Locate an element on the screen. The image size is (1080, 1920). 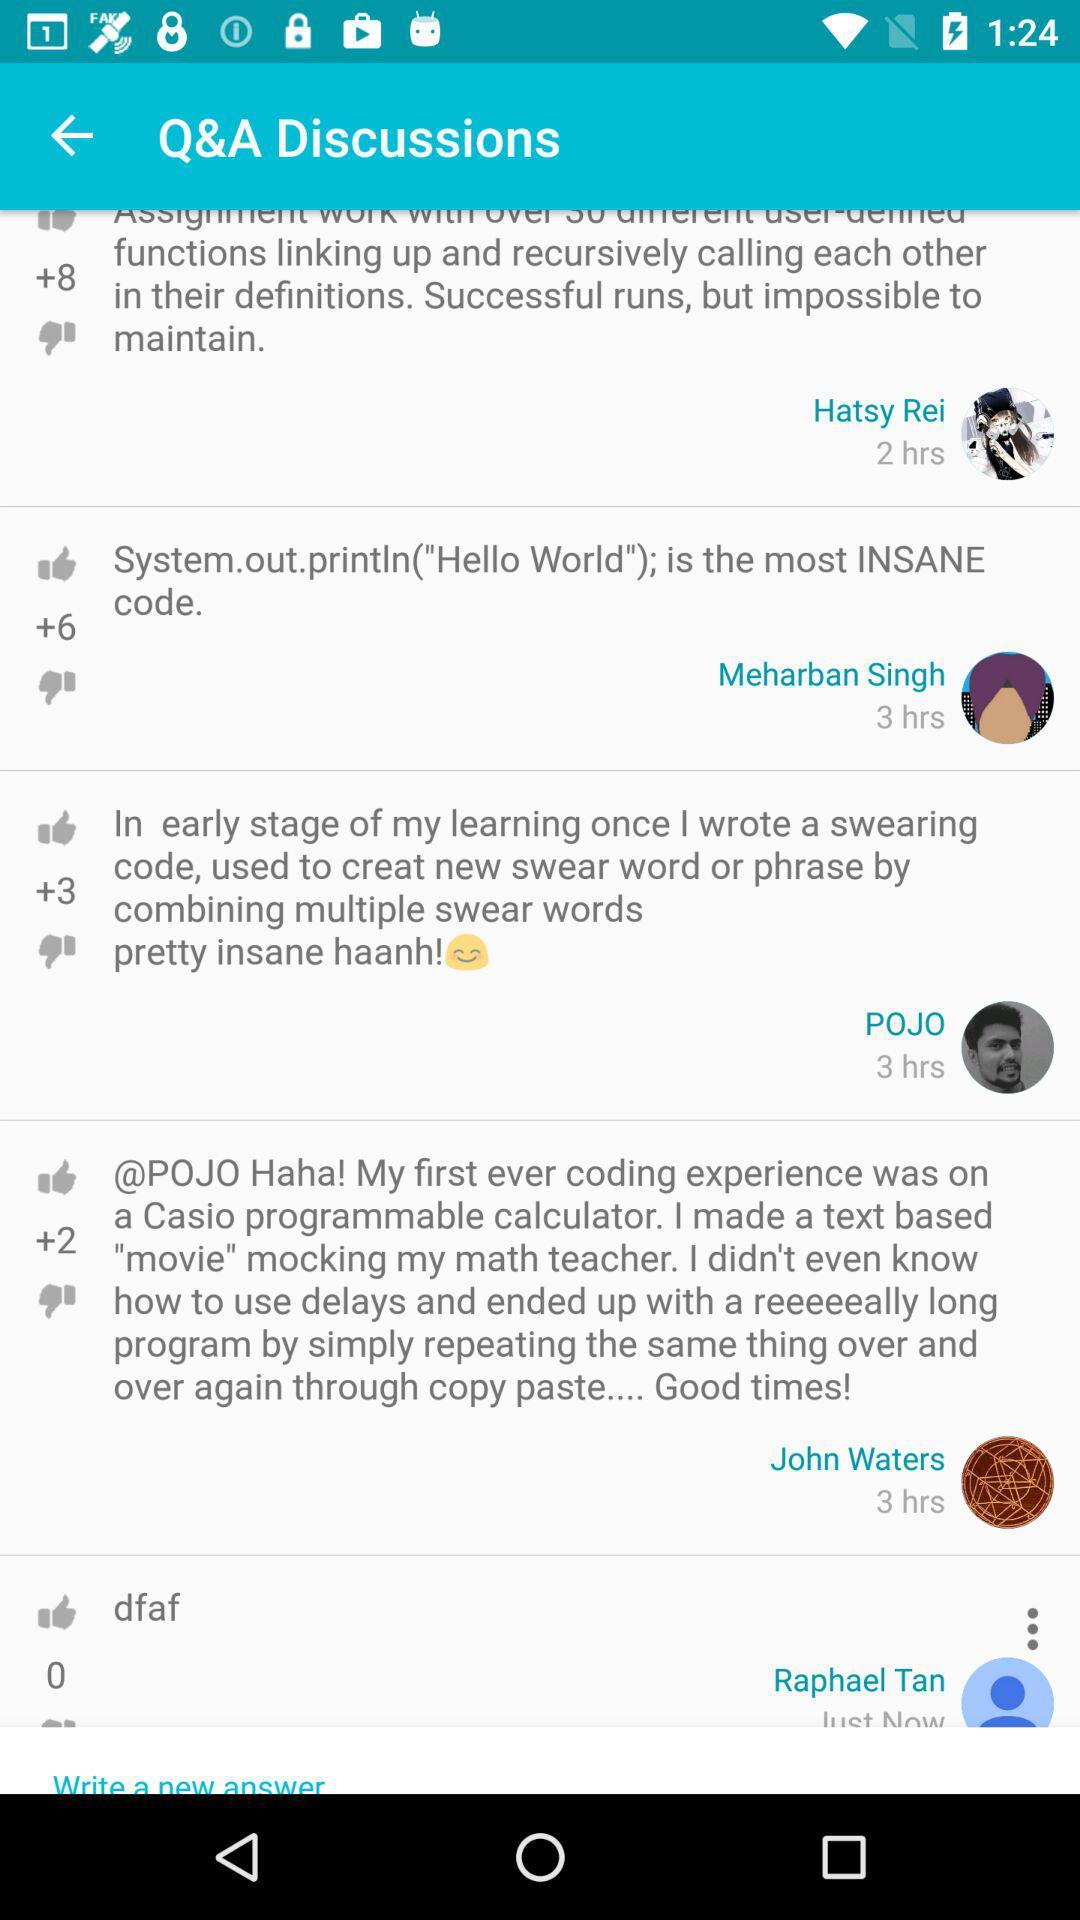
upvote comment is located at coordinates (55, 1612).